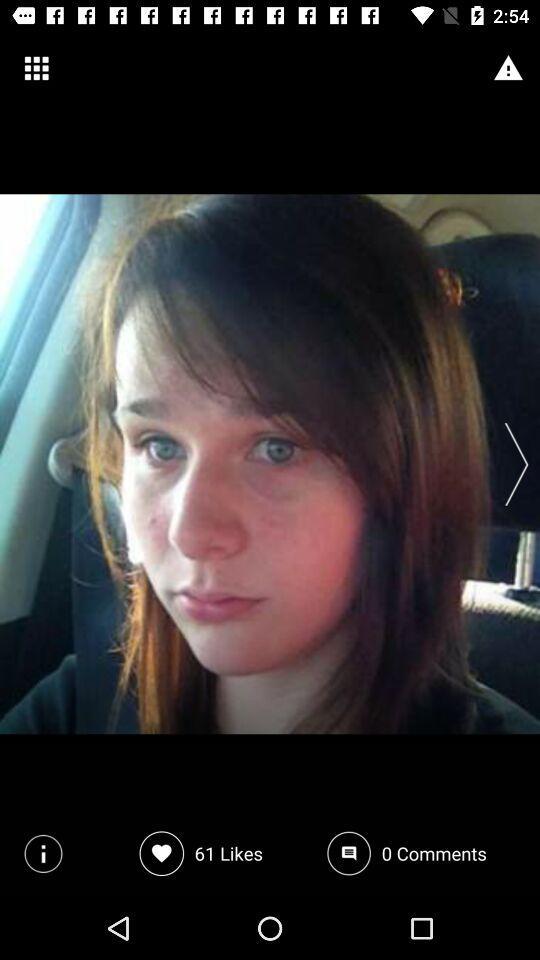  Describe the element at coordinates (516, 464) in the screenshot. I see `the arrow_forward icon` at that location.